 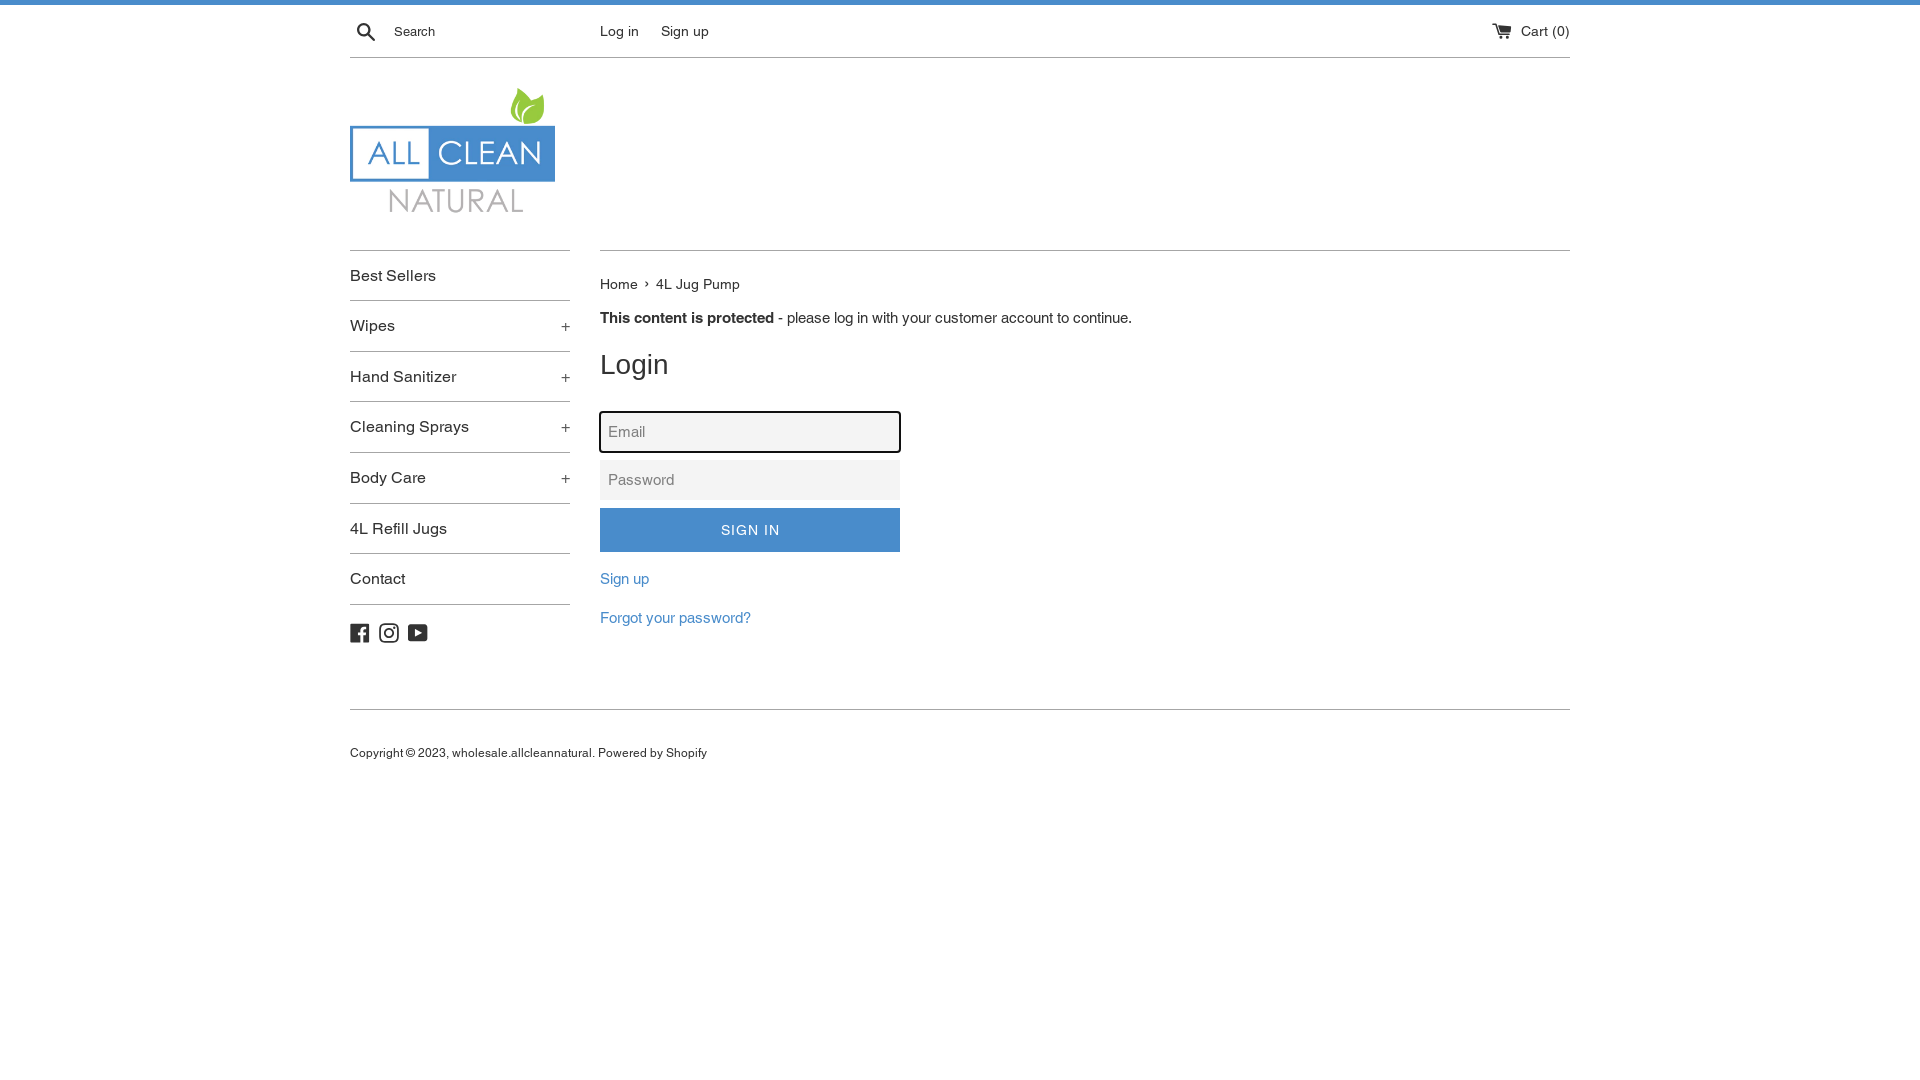 What do you see at coordinates (459, 276) in the screenshot?
I see `'Best Sellers'` at bounding box center [459, 276].